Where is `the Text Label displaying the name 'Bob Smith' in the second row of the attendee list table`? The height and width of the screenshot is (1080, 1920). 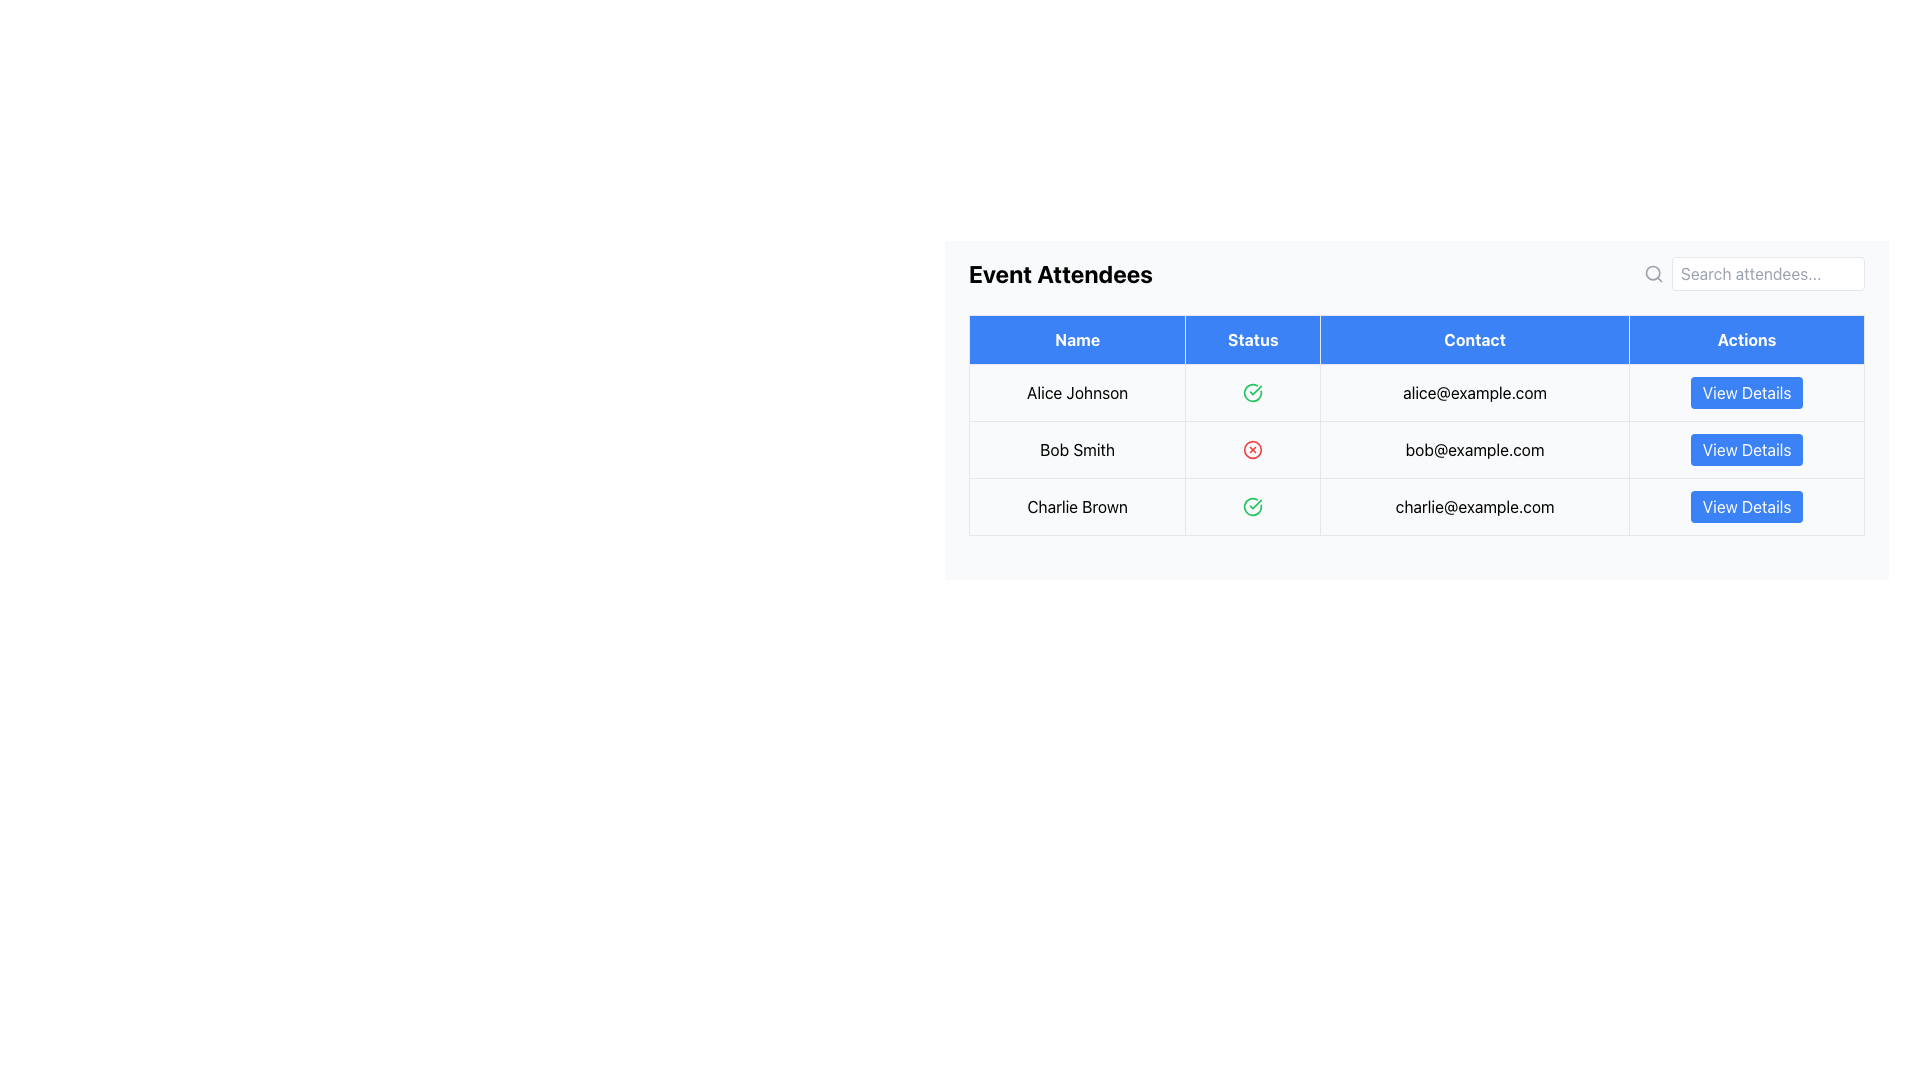 the Text Label displaying the name 'Bob Smith' in the second row of the attendee list table is located at coordinates (1076, 450).